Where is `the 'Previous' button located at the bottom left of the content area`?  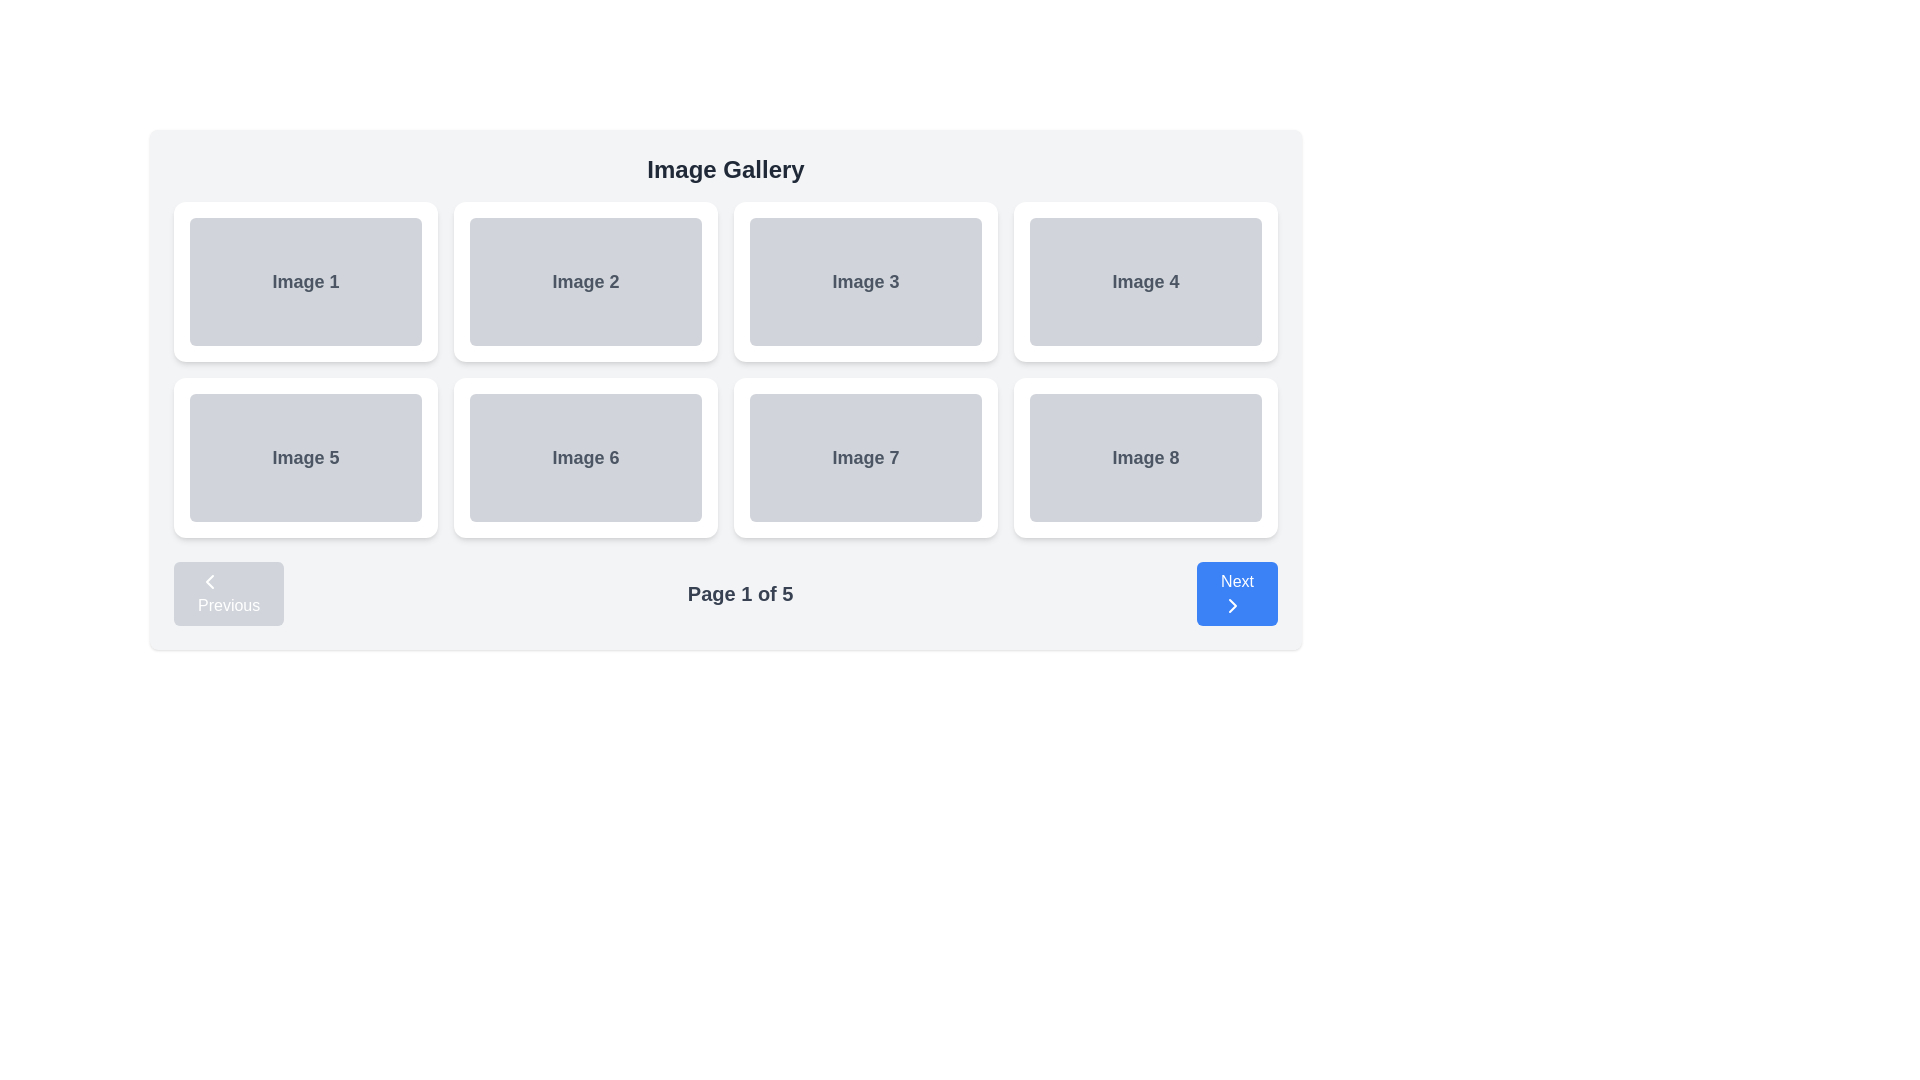
the 'Previous' button located at the bottom left of the content area is located at coordinates (229, 593).